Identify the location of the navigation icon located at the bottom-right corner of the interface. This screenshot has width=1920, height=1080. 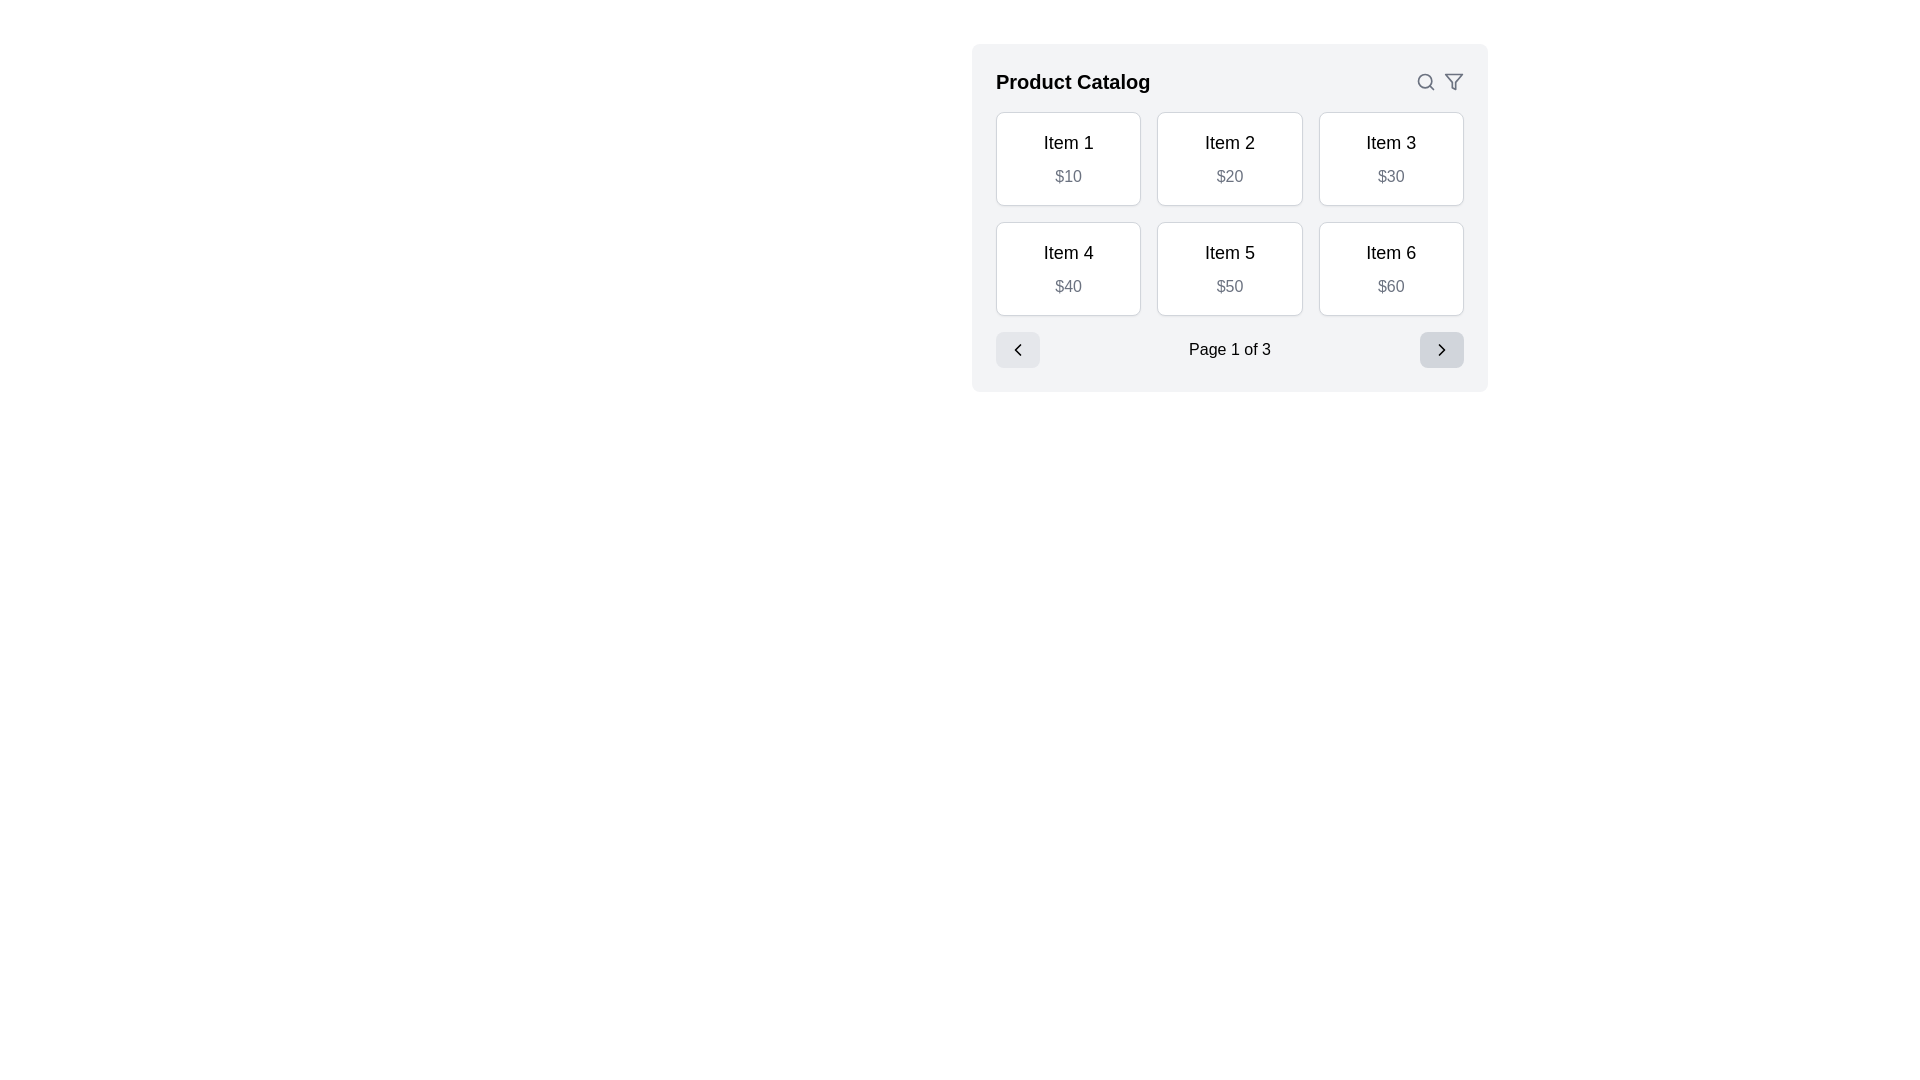
(1441, 349).